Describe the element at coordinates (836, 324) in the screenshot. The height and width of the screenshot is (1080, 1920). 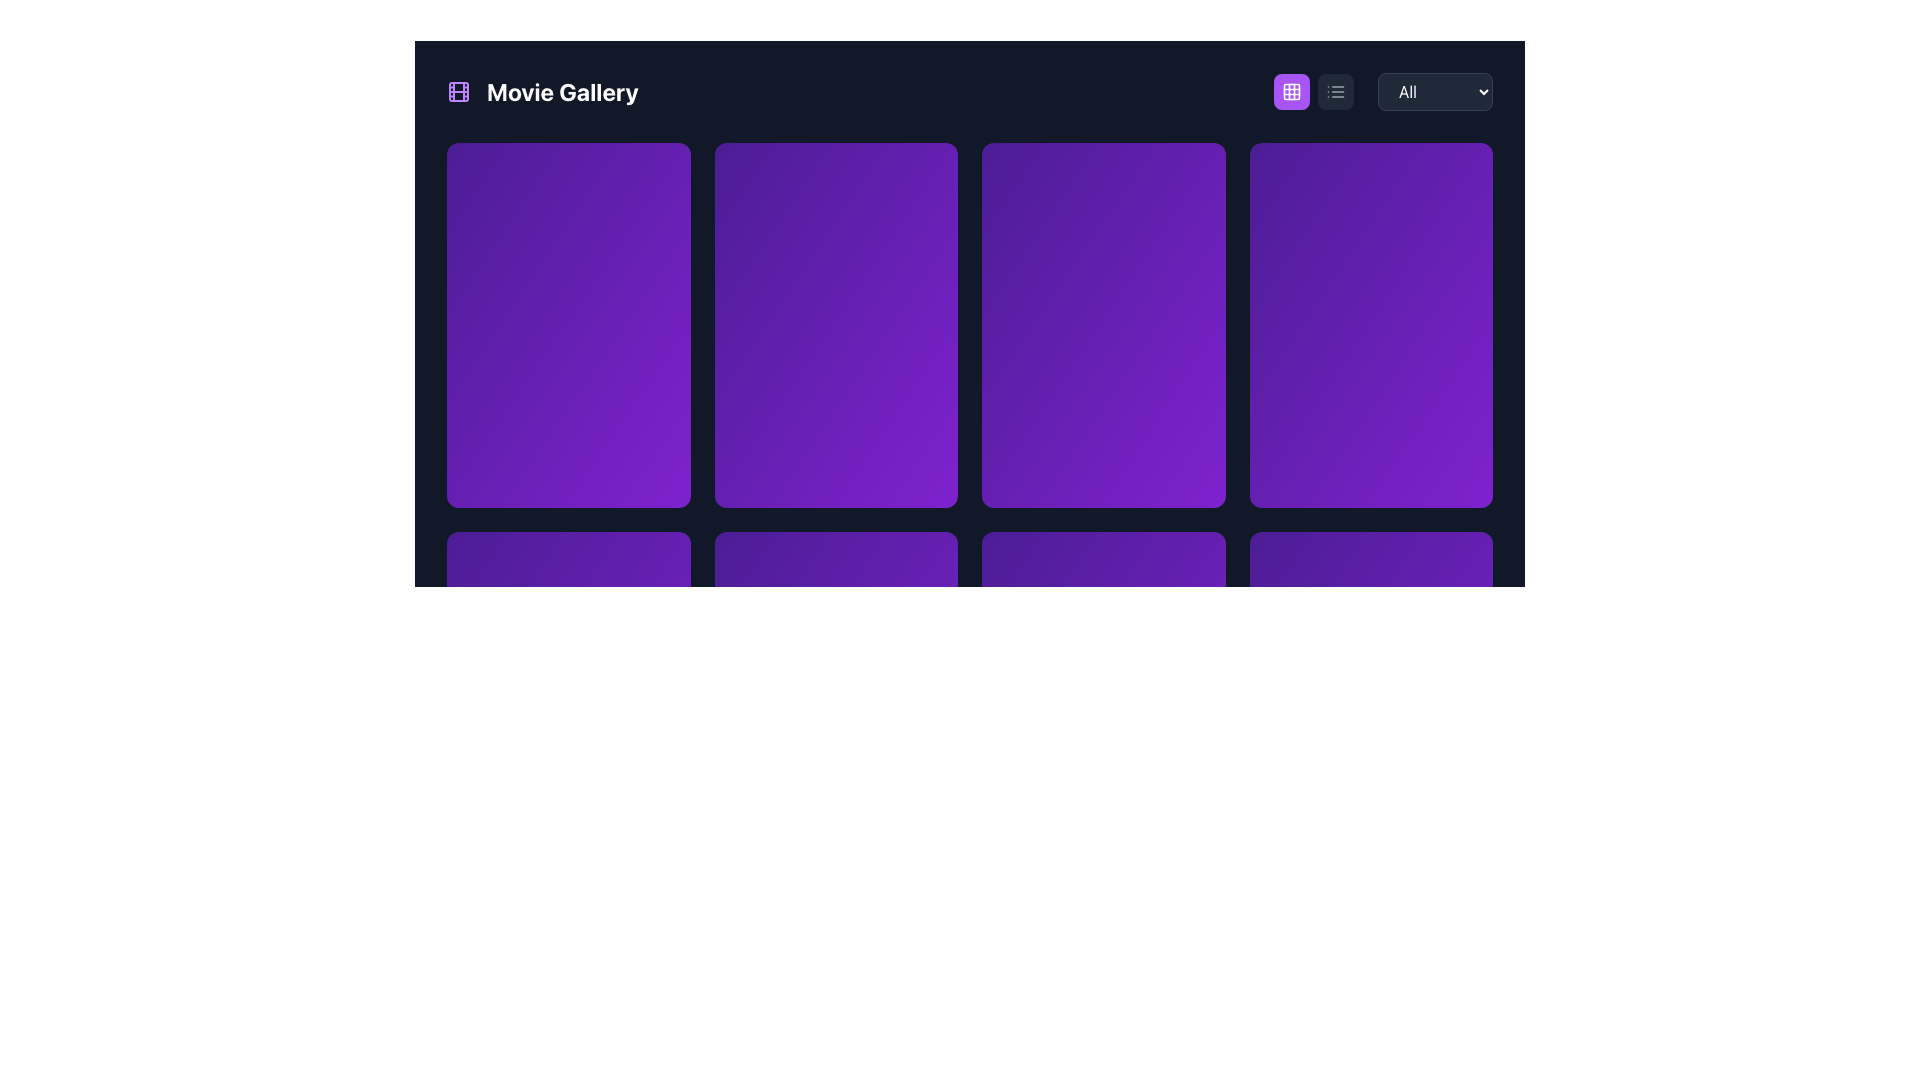
I see `the rectangular card with rounded corners, featuring a gradient background from violet to purple, located in the top row, middle column of the grid` at that location.